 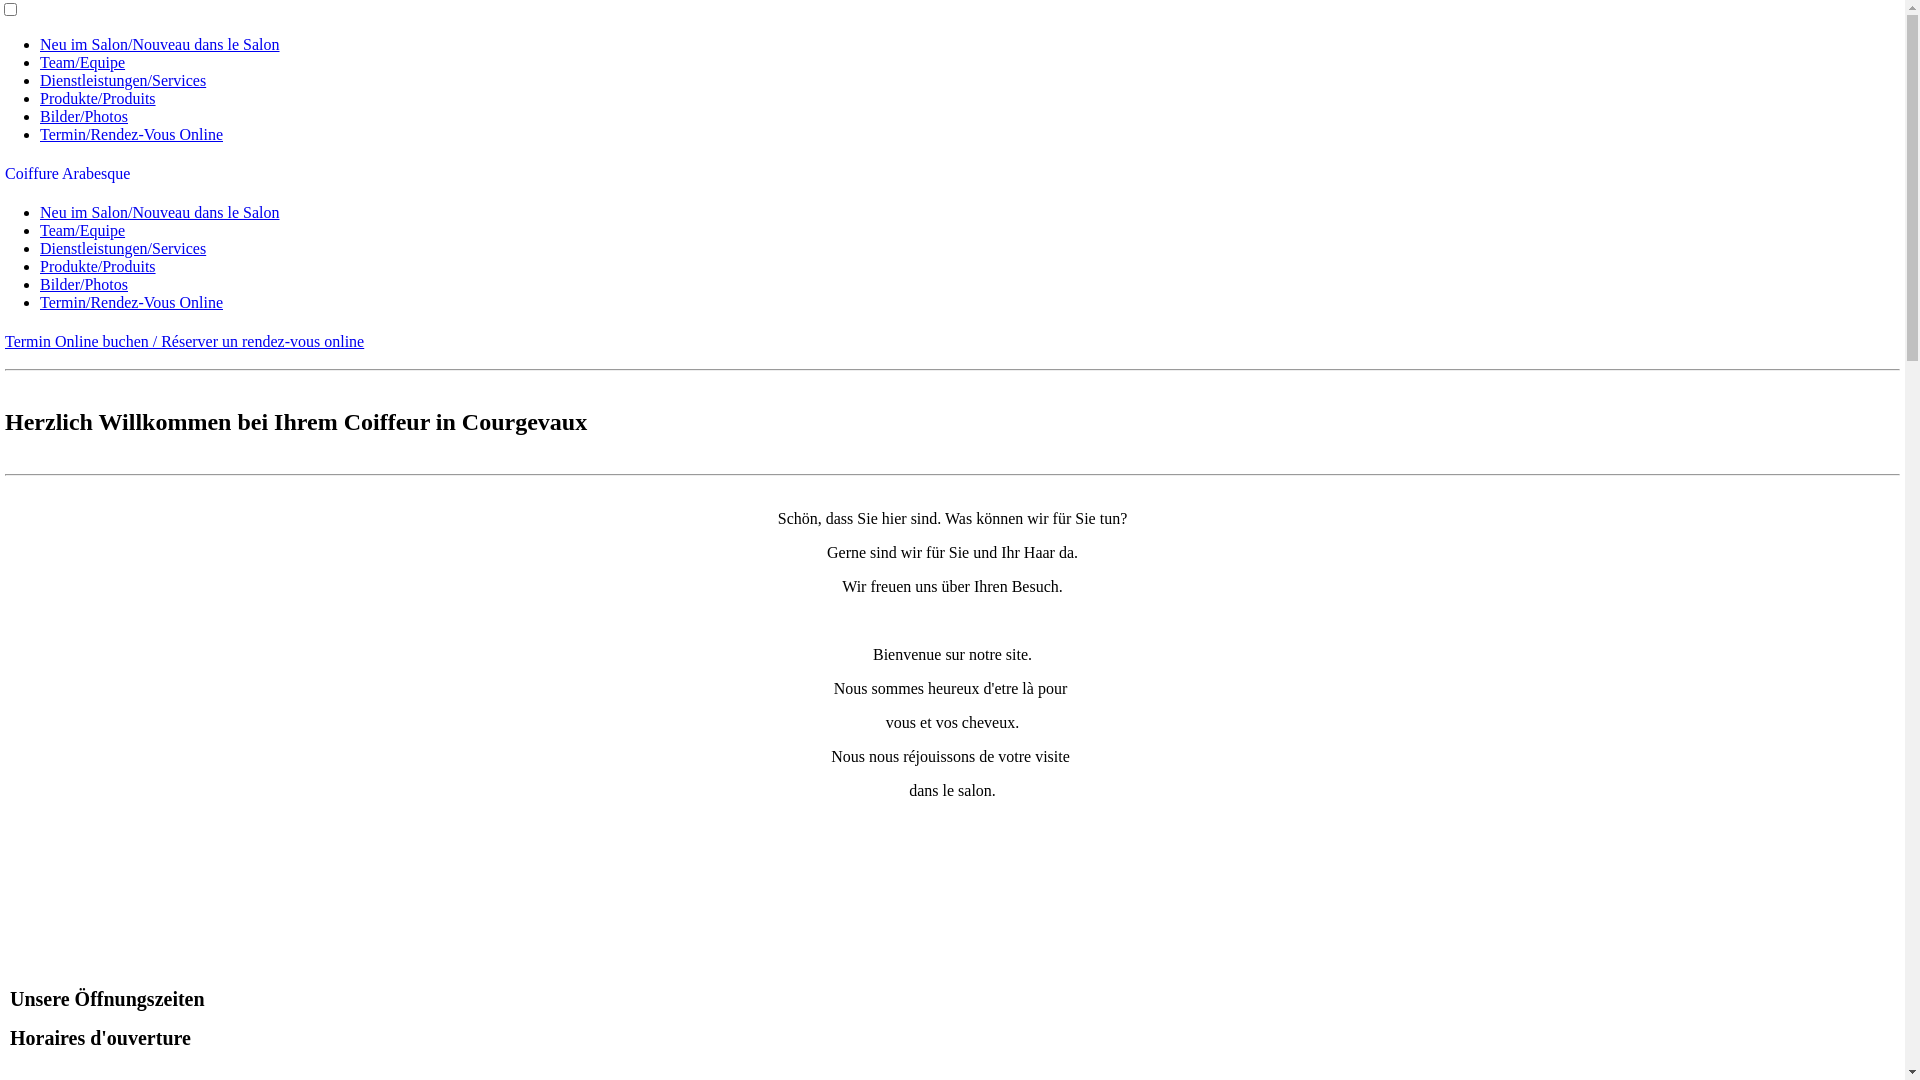 What do you see at coordinates (81, 229) in the screenshot?
I see `'Team/Equipe'` at bounding box center [81, 229].